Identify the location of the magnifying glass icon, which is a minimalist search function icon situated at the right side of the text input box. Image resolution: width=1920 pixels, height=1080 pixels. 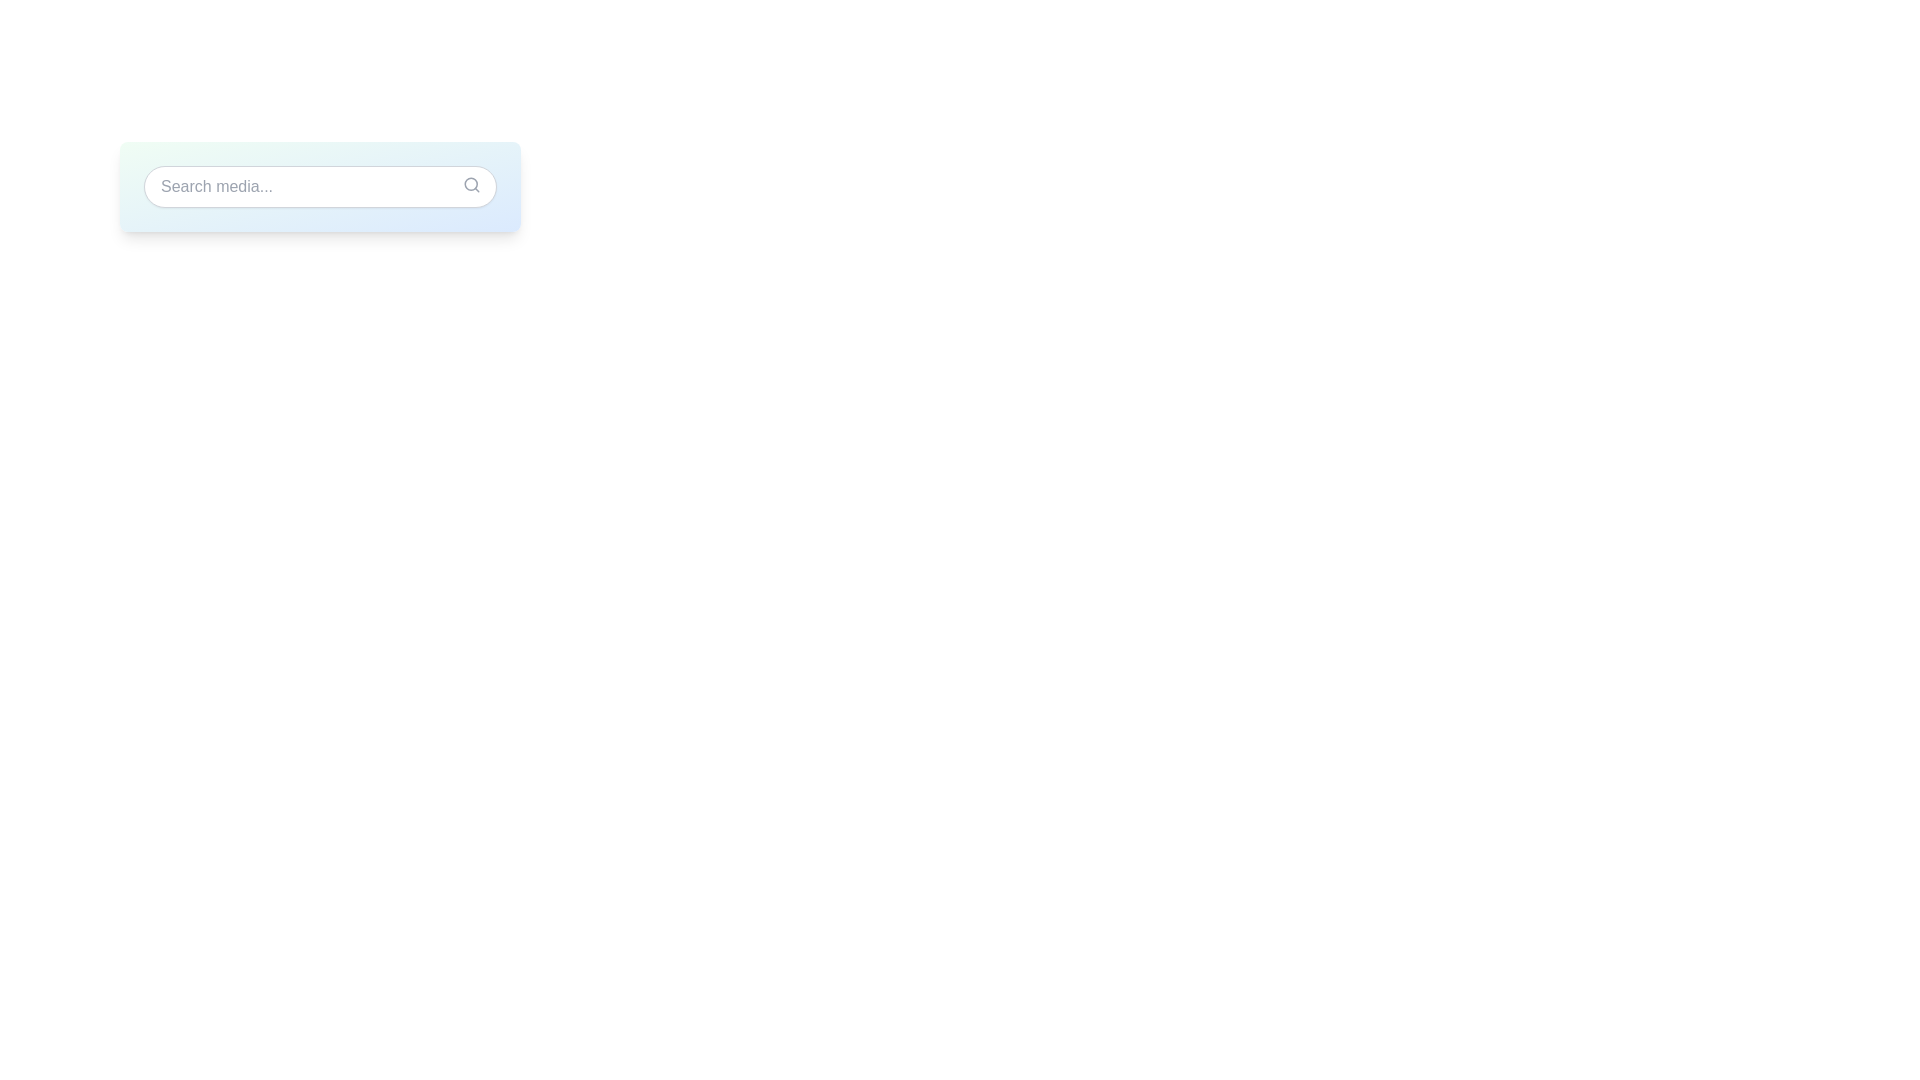
(470, 185).